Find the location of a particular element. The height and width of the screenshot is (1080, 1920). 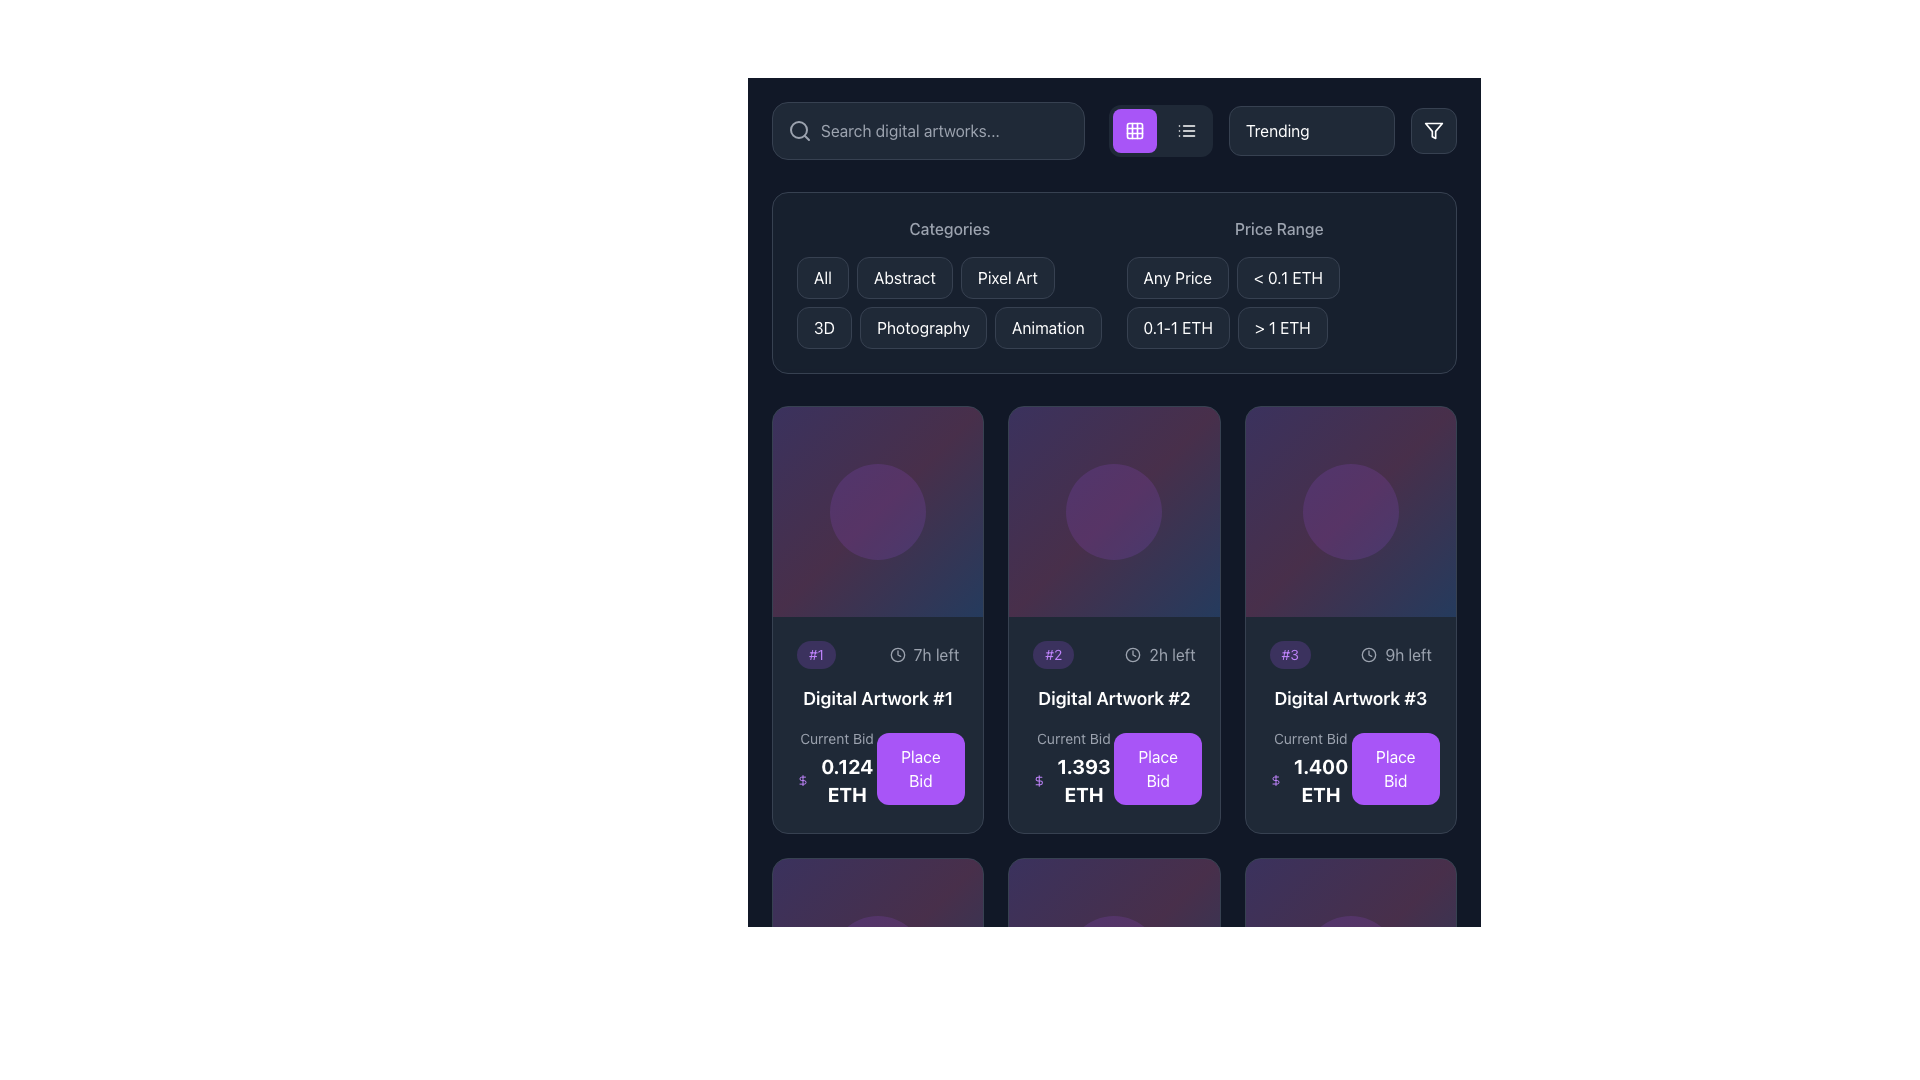

the 'like' or 'favorite' button located in the top-right corner of the third card is located at coordinates (1421, 438).